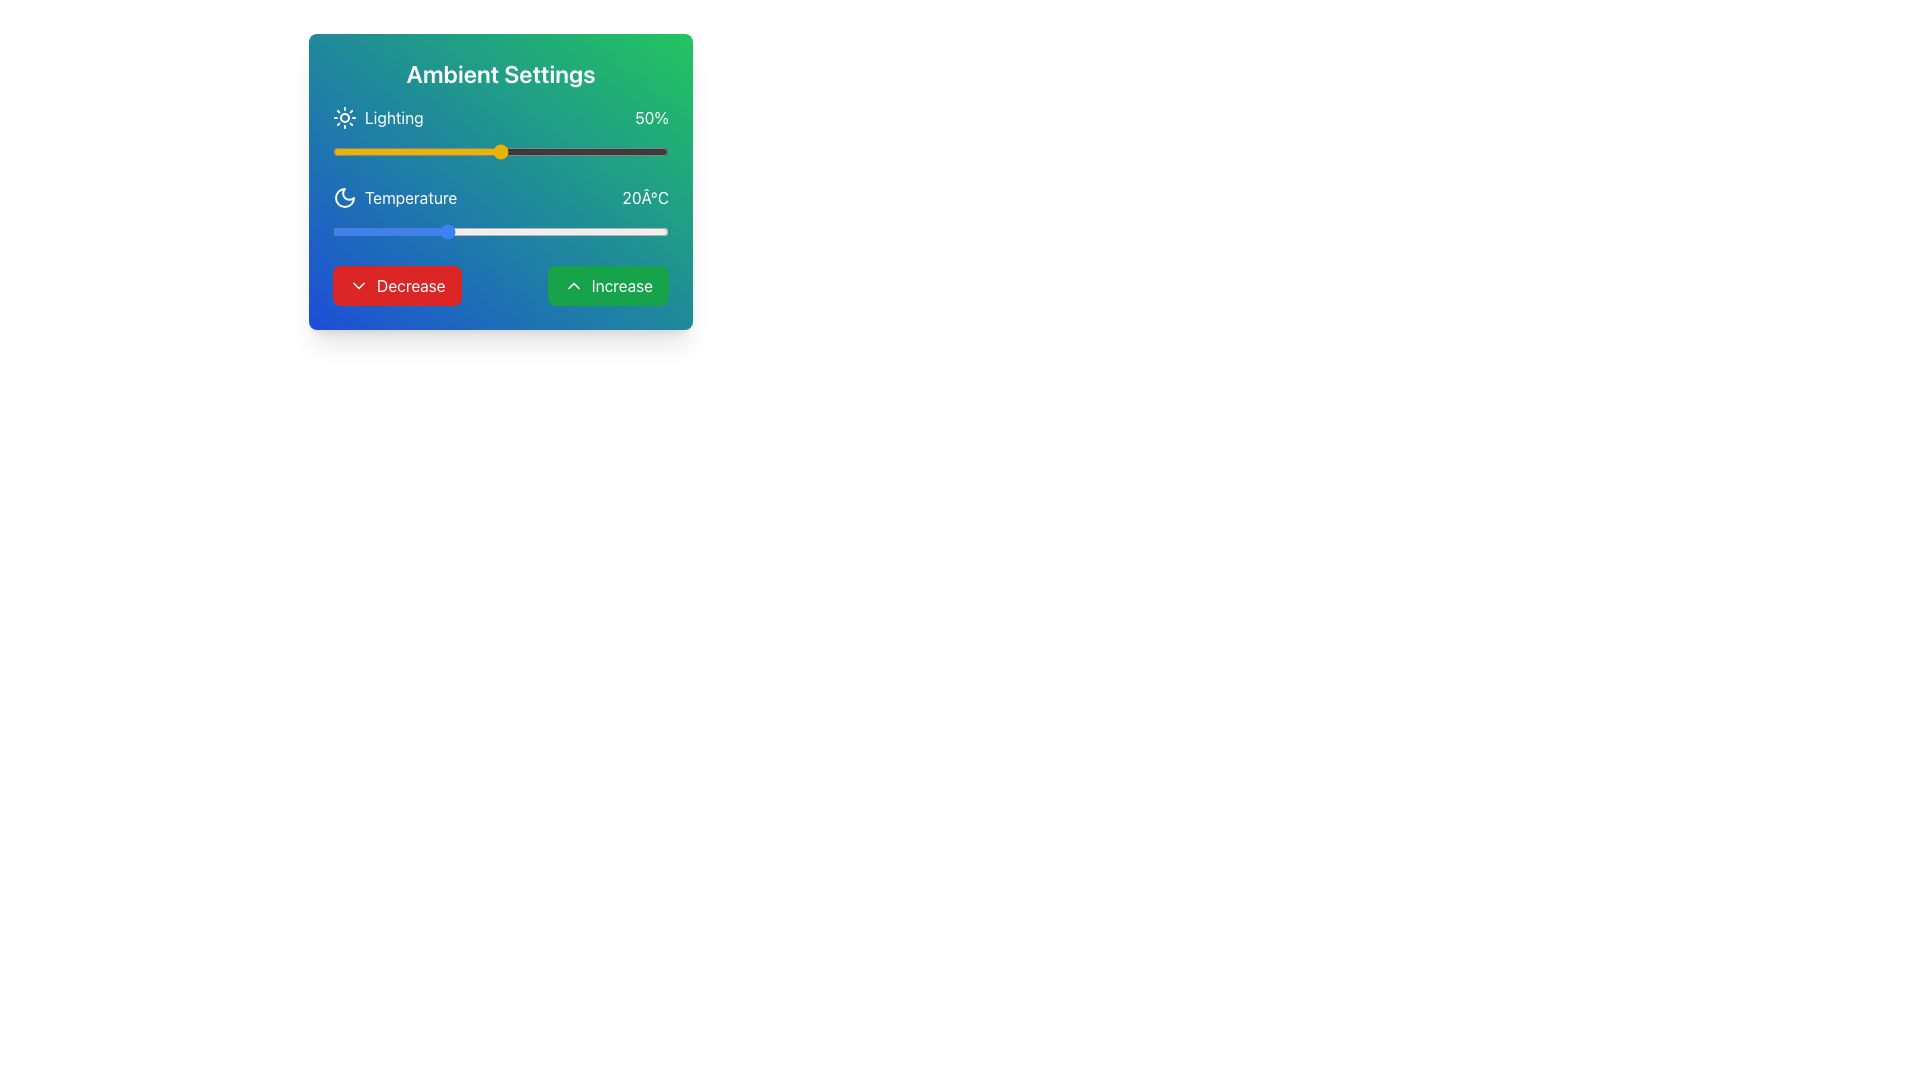  What do you see at coordinates (511, 150) in the screenshot?
I see `the lighting level` at bounding box center [511, 150].